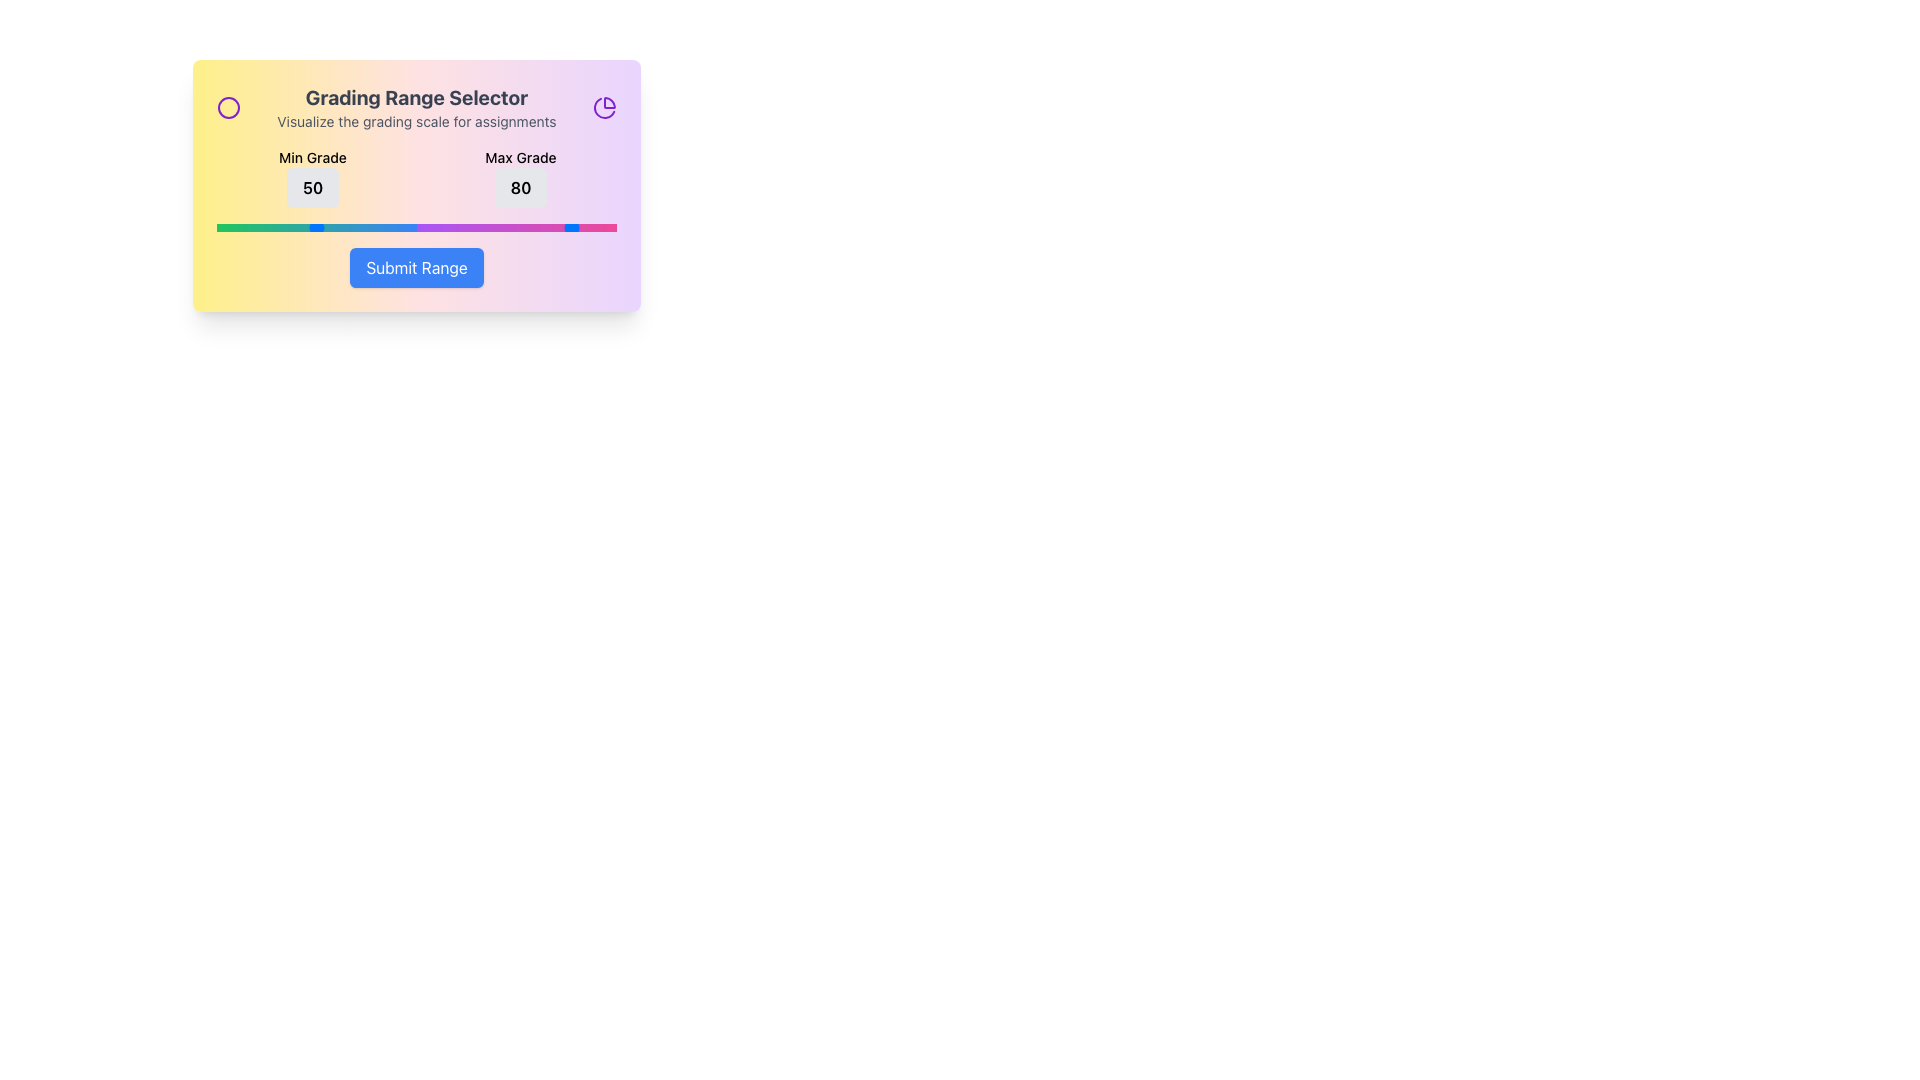 This screenshot has width=1920, height=1080. Describe the element at coordinates (416, 108) in the screenshot. I see `the non-interactive text block titled 'Grading Range Selector', which displays the description 'Visualize the grading scale for assignments' in a card-like interface` at that location.